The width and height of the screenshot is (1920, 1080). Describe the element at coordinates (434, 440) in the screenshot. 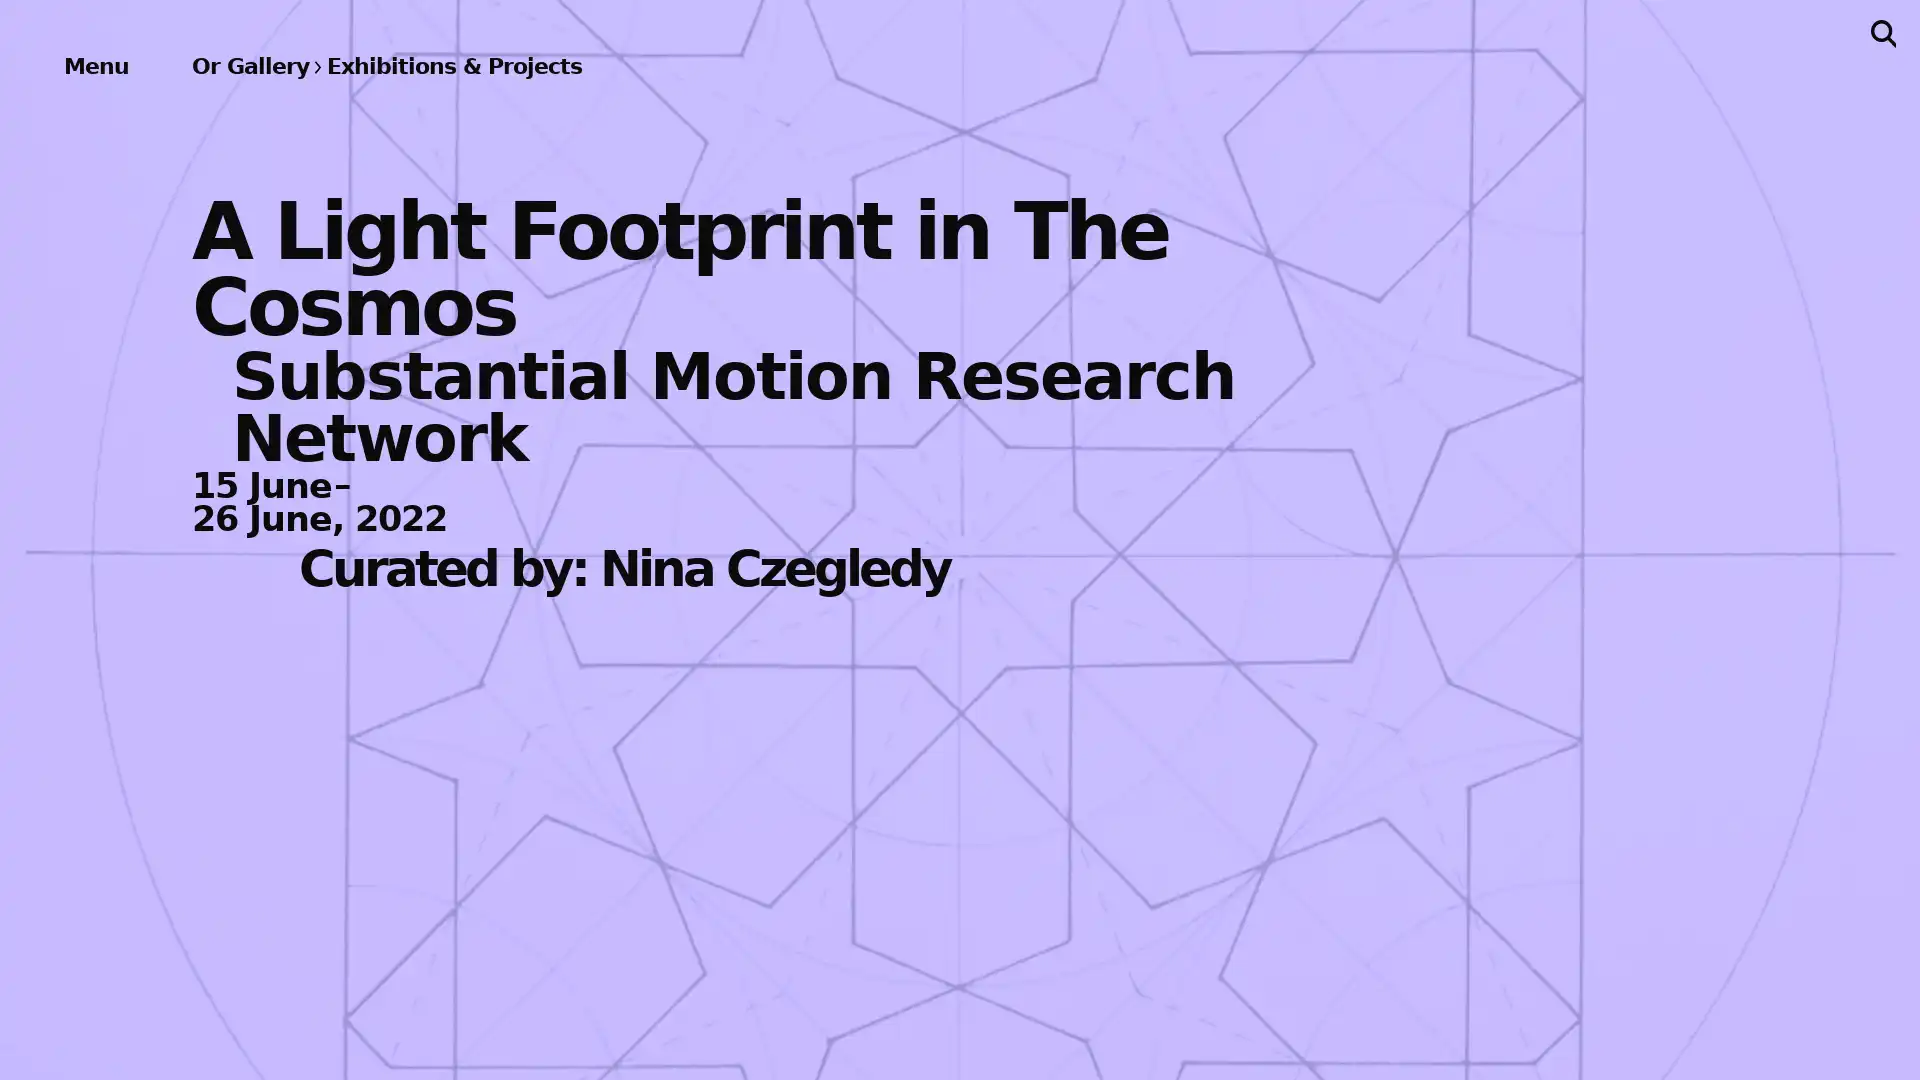

I see `Publications & Editions` at that location.